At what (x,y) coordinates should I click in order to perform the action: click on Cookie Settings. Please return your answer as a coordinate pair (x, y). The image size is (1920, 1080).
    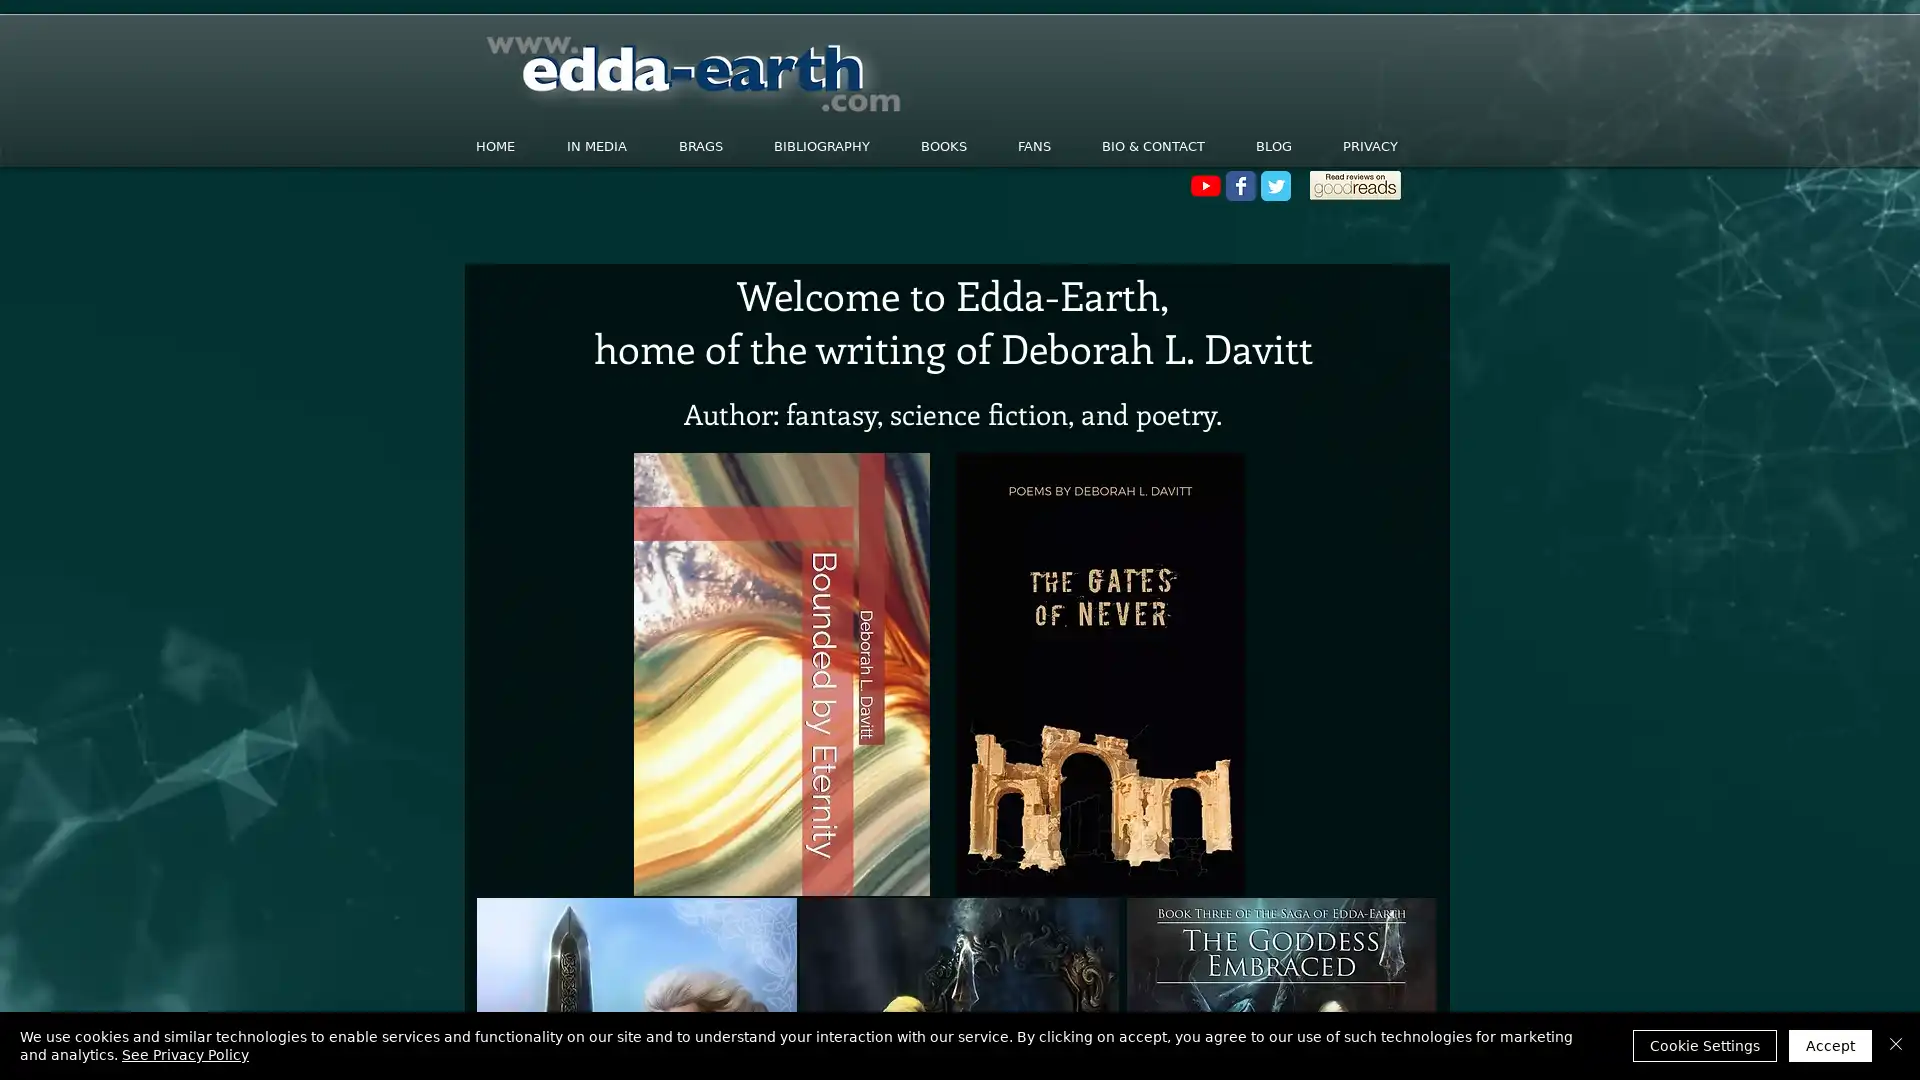
    Looking at the image, I should click on (1703, 1044).